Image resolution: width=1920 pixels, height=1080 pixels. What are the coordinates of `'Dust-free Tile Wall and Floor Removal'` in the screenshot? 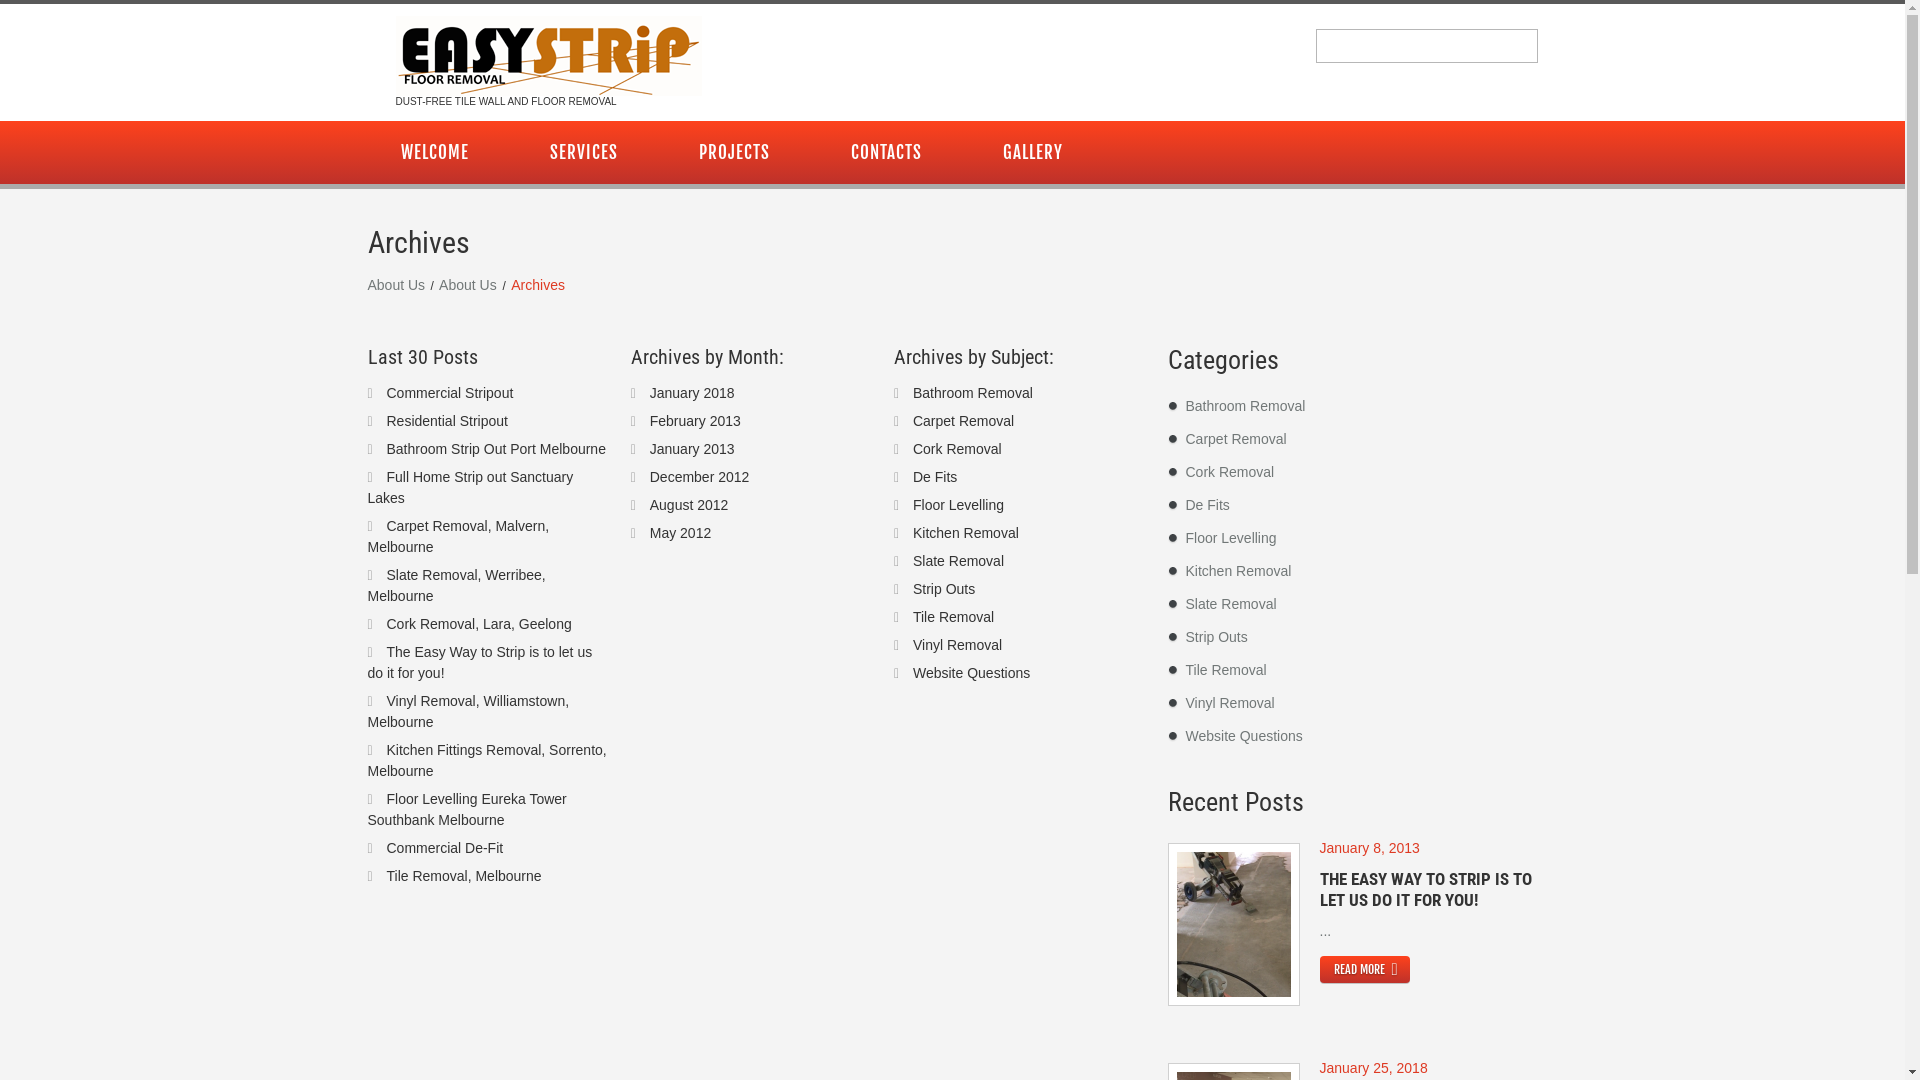 It's located at (548, 55).